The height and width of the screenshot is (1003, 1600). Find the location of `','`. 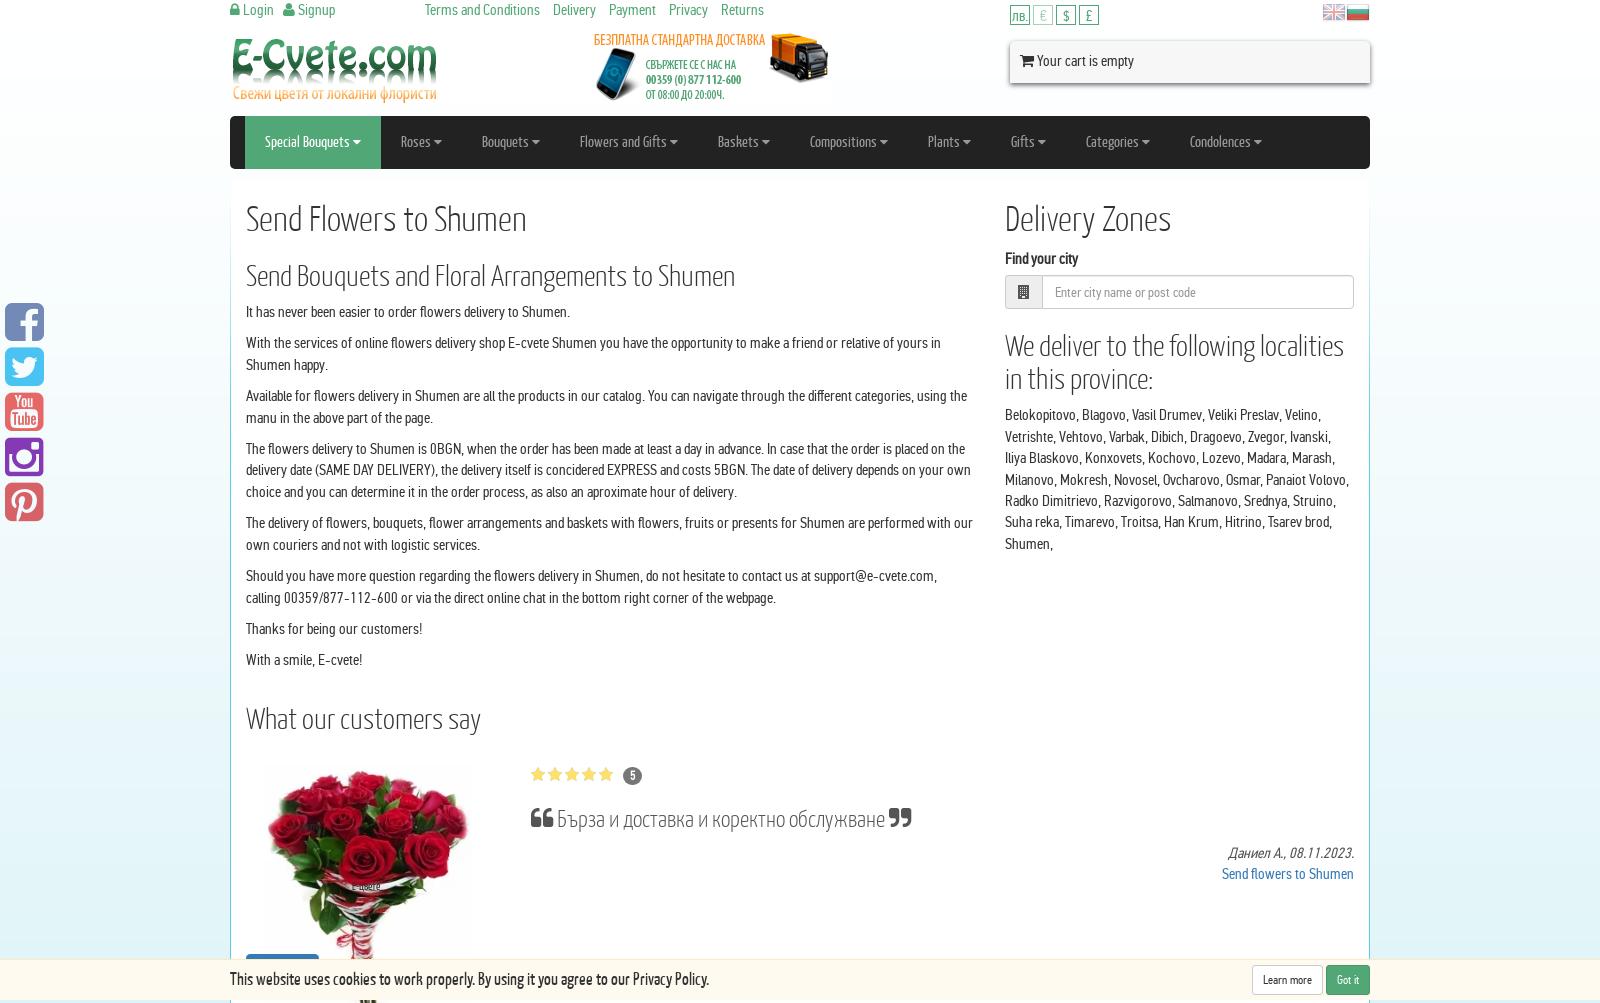

',' is located at coordinates (1284, 852).